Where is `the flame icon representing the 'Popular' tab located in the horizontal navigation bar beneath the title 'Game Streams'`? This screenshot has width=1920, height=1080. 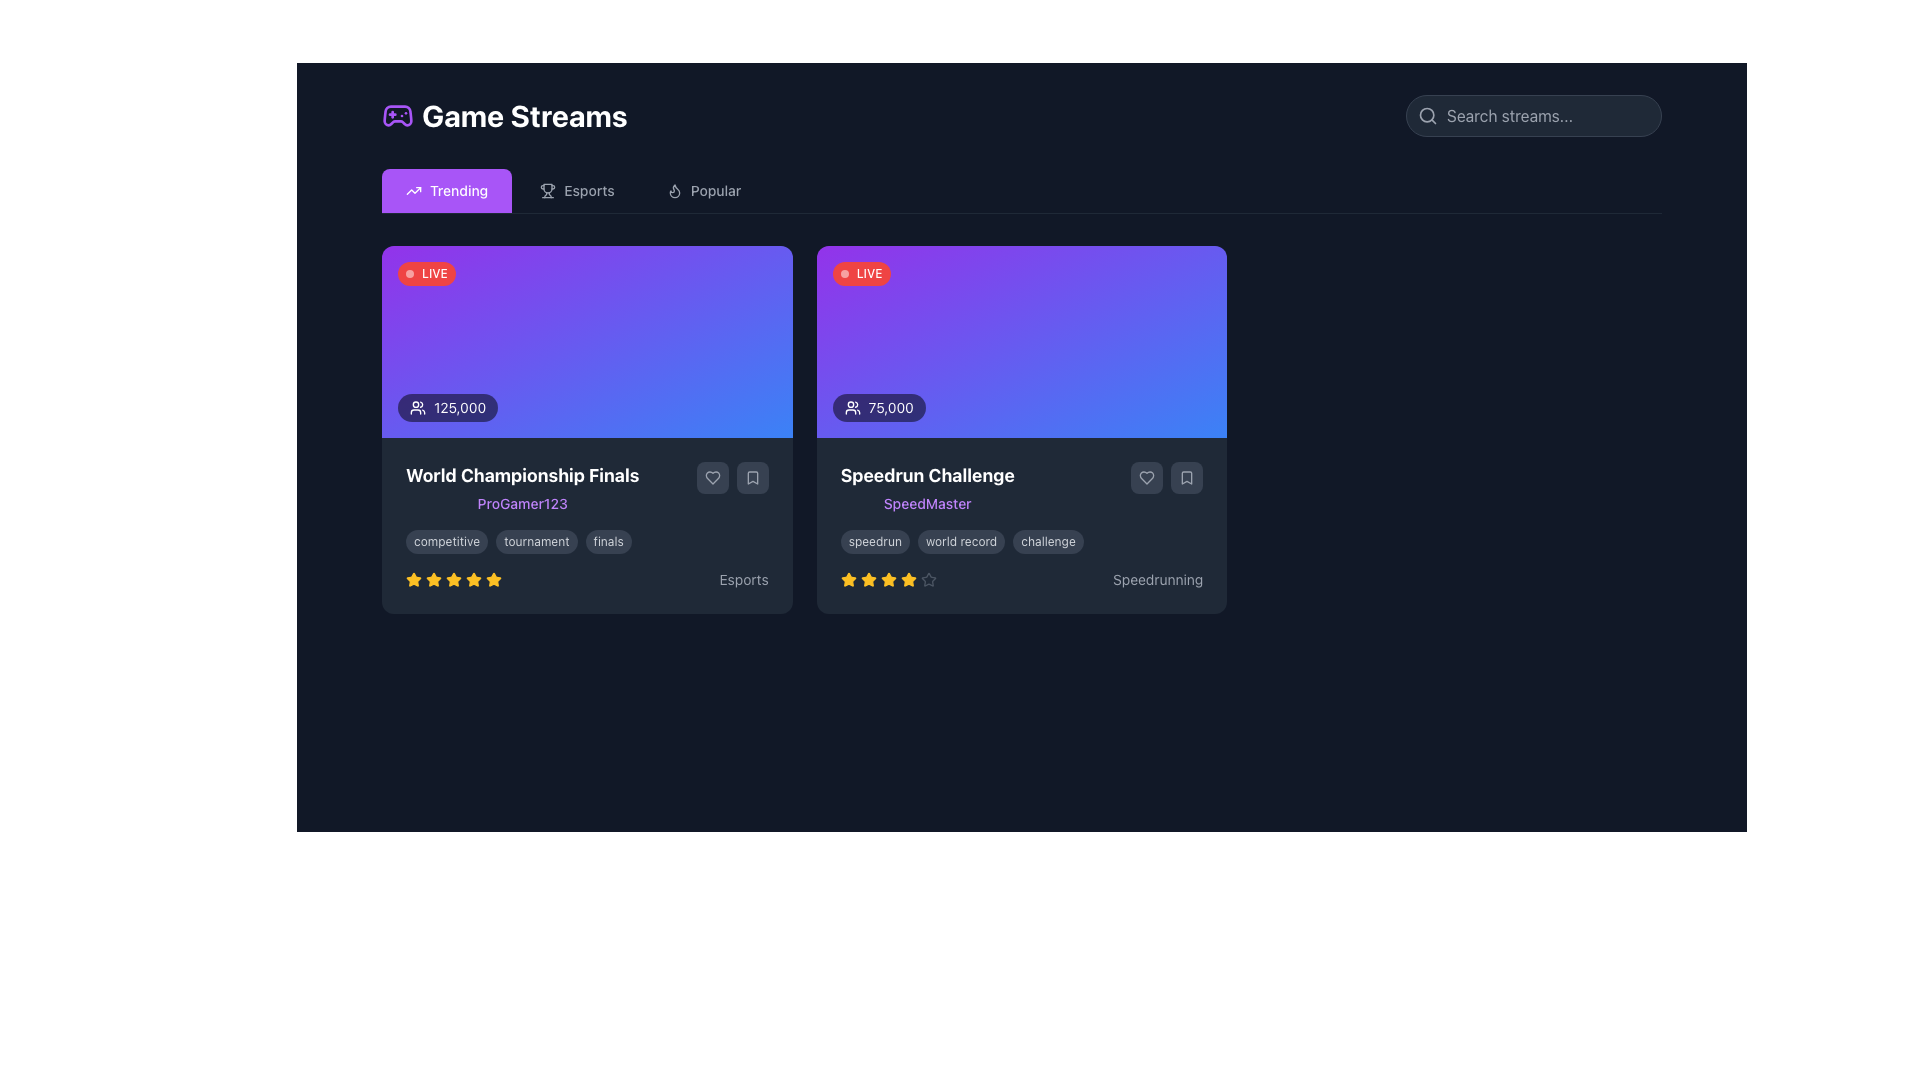
the flame icon representing the 'Popular' tab located in the horizontal navigation bar beneath the title 'Game Streams' is located at coordinates (674, 191).